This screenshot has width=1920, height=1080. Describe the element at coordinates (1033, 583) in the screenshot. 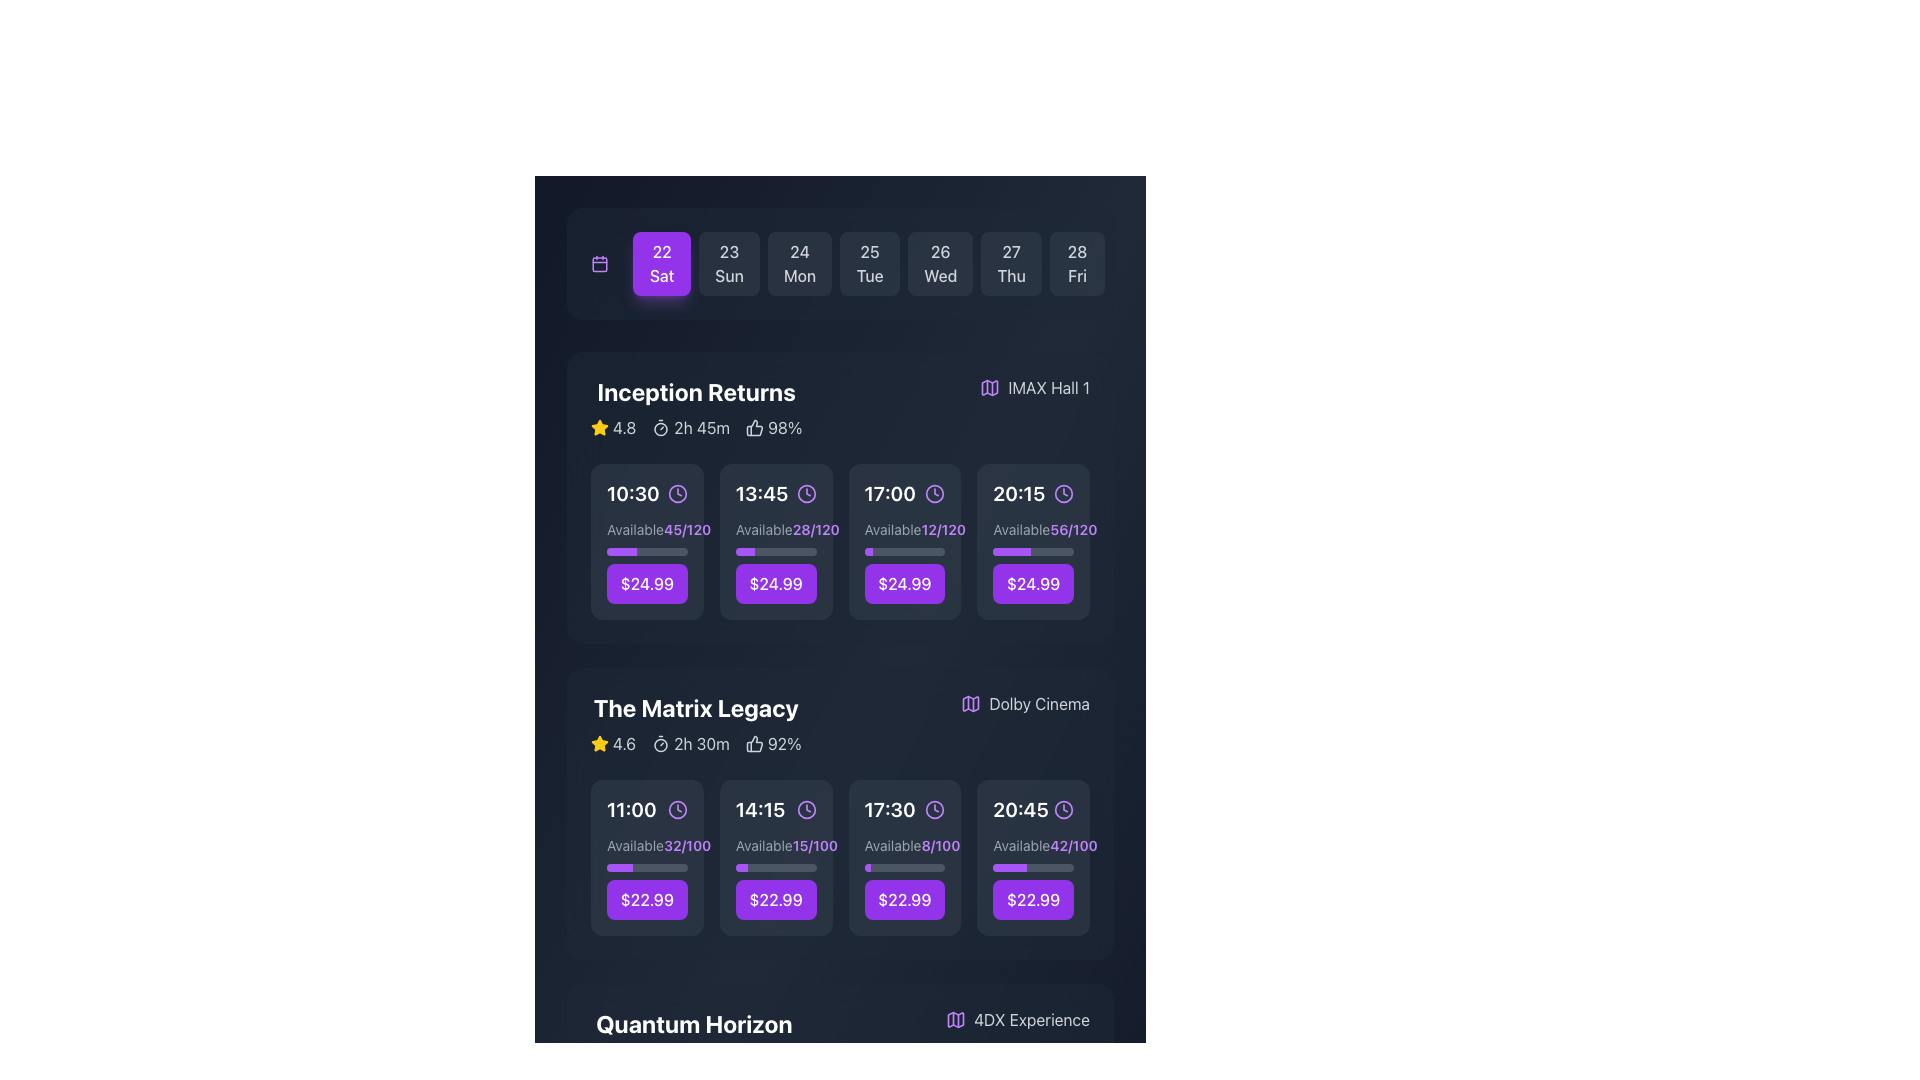

I see `the interactive button for selecting the time slot for the movie 'Inception Returns' to proceed with booking or reservation` at that location.